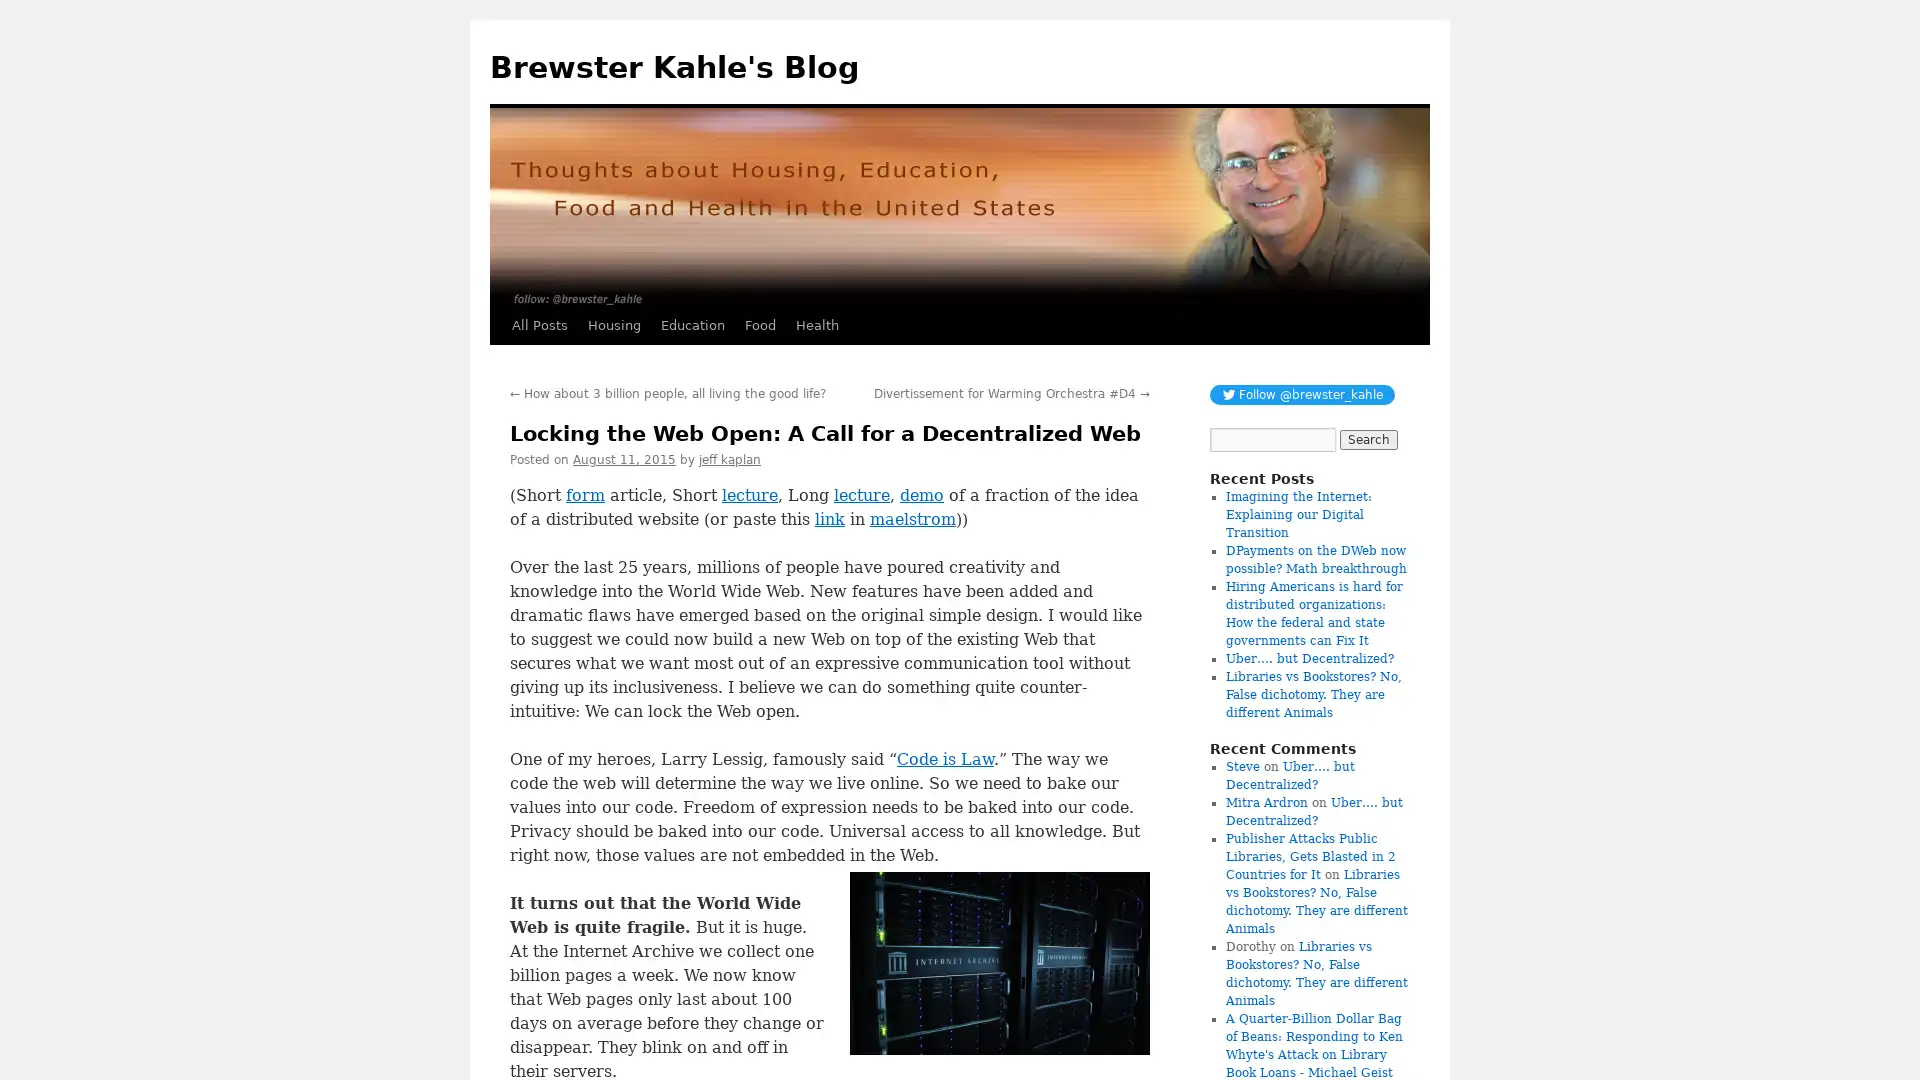  What do you see at coordinates (1367, 438) in the screenshot?
I see `Search` at bounding box center [1367, 438].